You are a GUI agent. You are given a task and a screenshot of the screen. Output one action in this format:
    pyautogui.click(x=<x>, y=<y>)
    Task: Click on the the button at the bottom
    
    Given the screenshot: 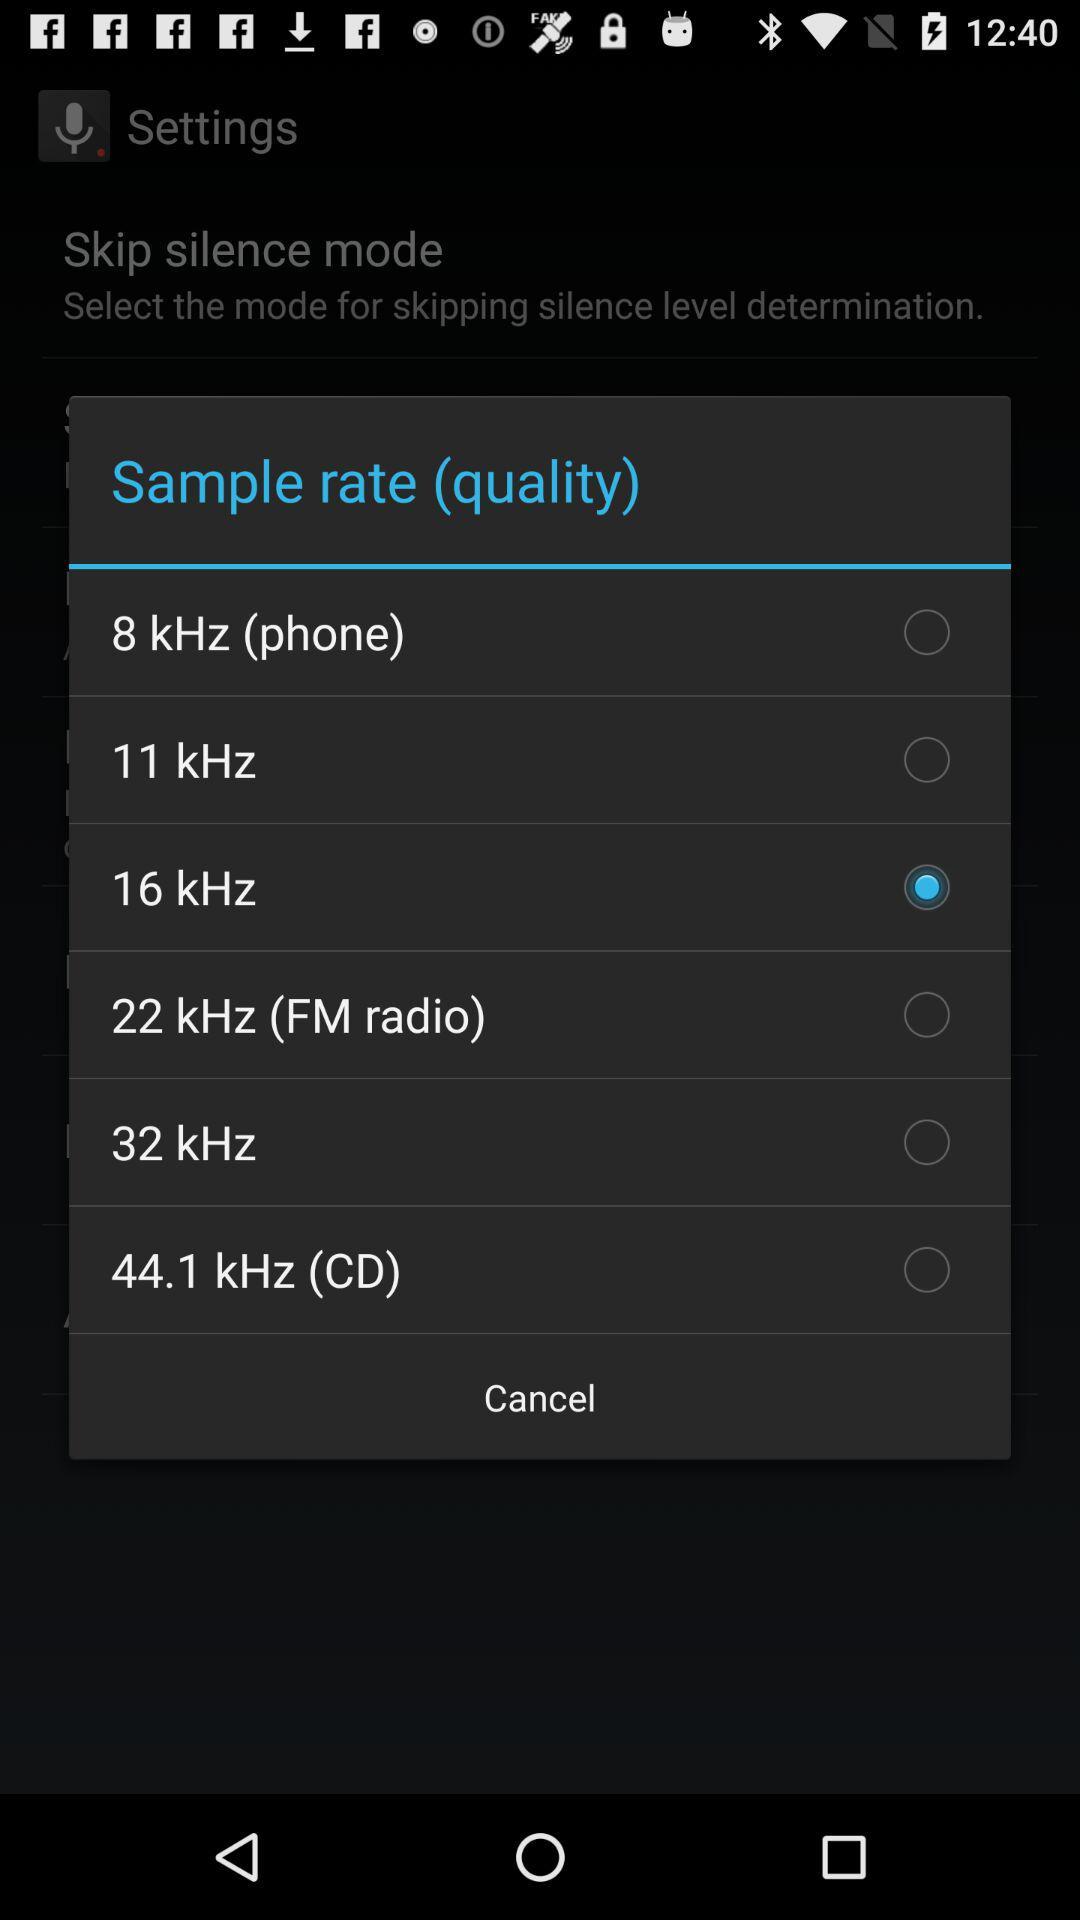 What is the action you would take?
    pyautogui.click(x=540, y=1396)
    